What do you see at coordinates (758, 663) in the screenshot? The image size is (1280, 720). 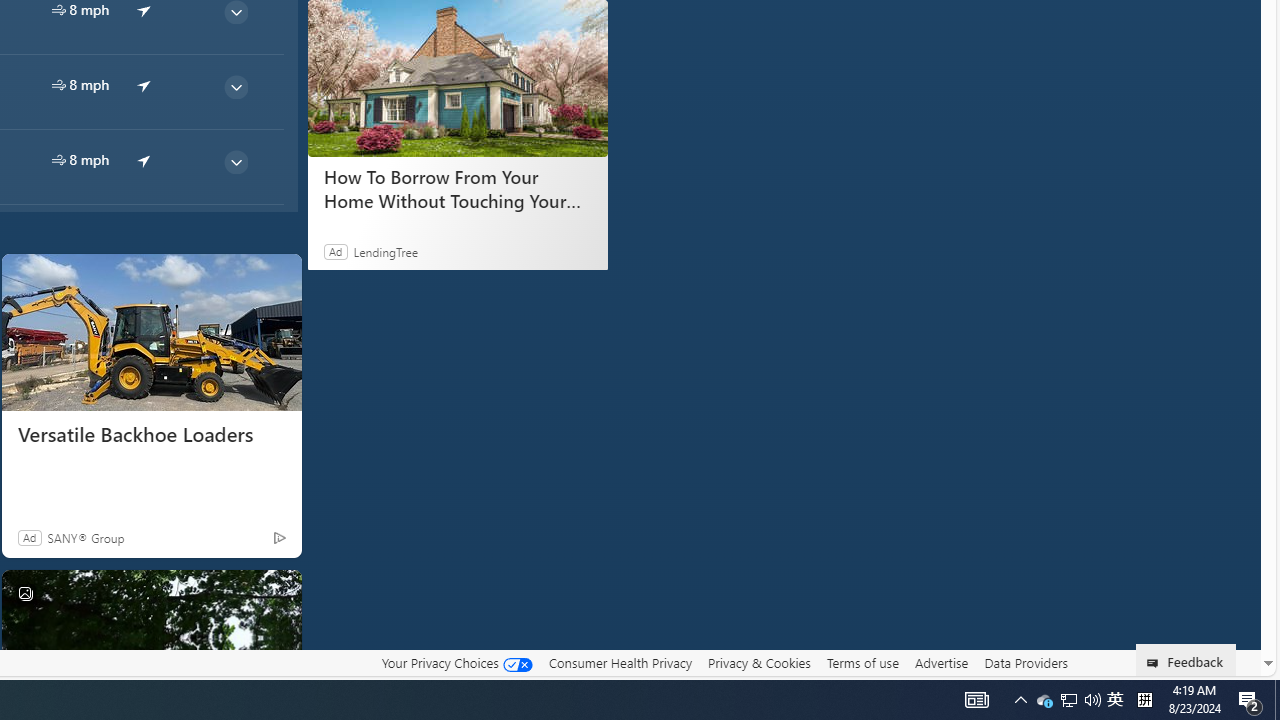 I see `'Privacy & Cookies'` at bounding box center [758, 663].